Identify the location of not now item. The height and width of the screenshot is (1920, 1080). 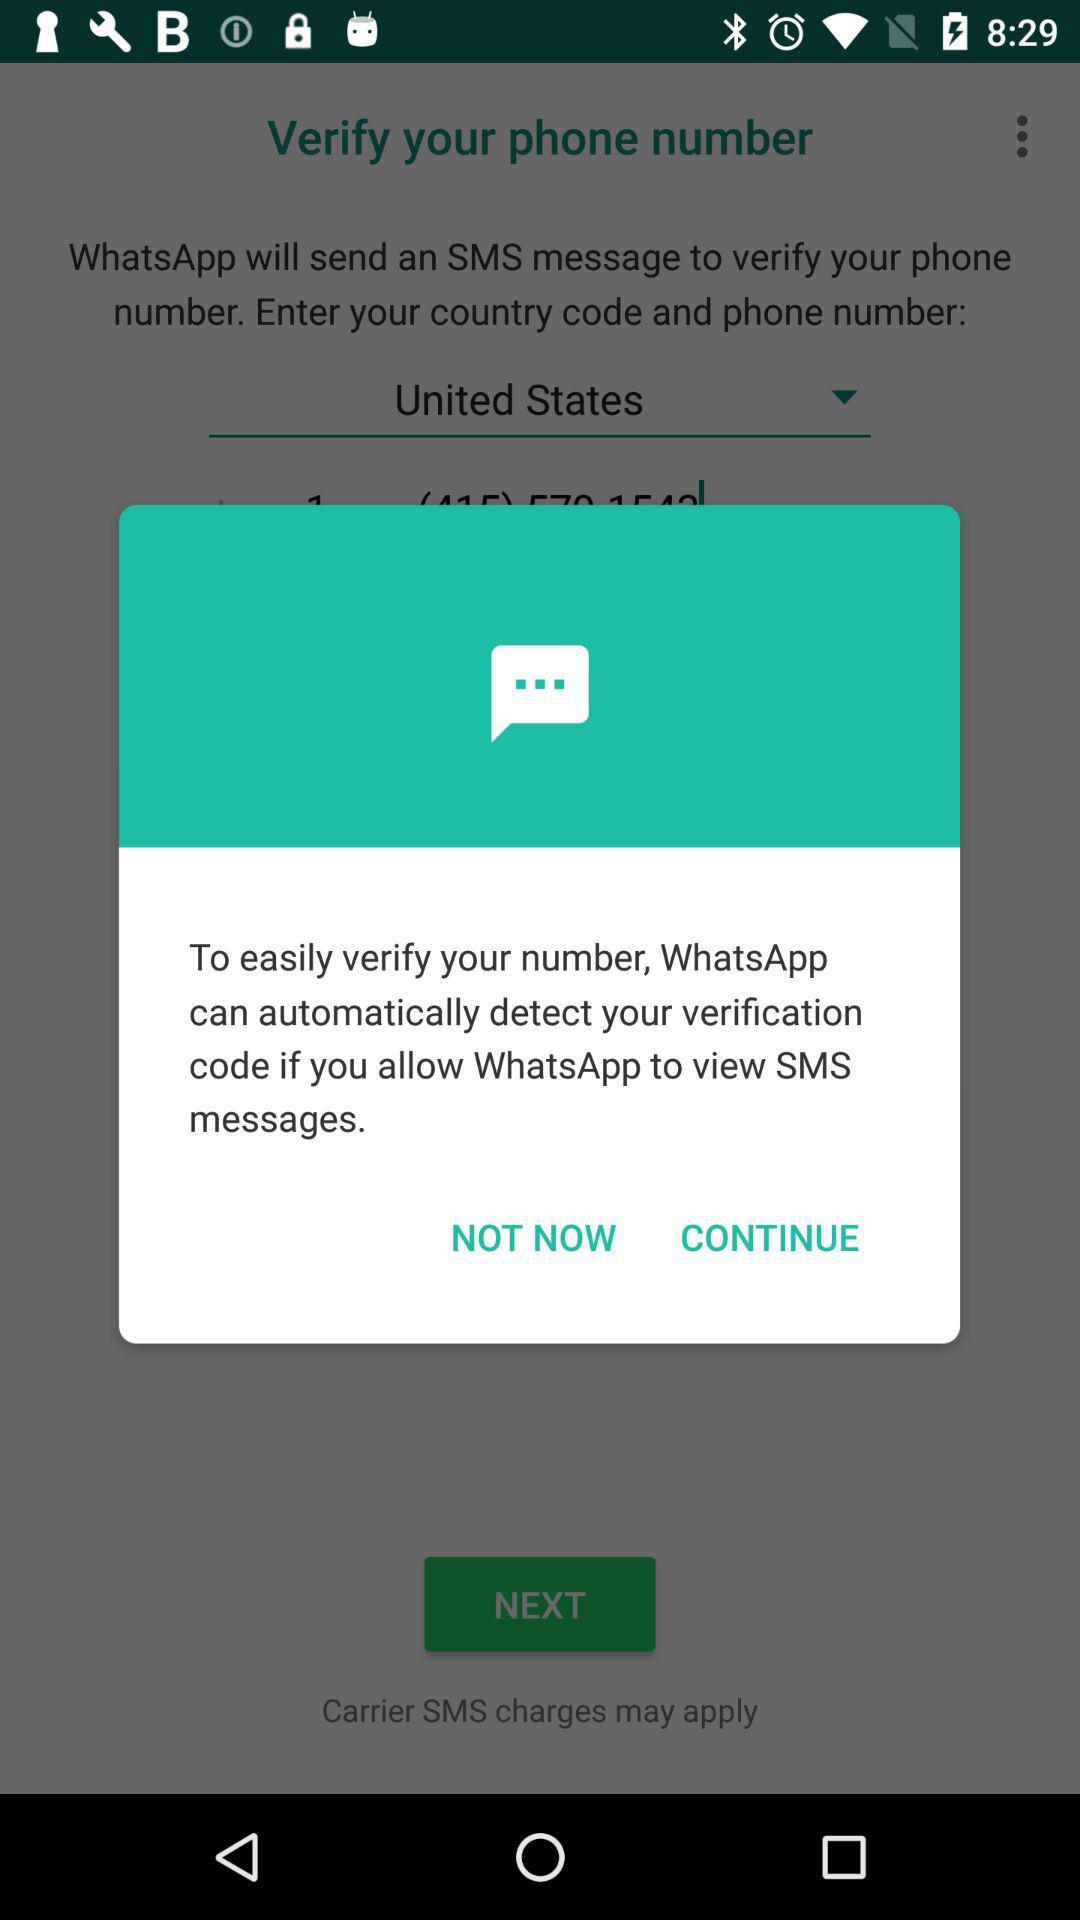
(532, 1235).